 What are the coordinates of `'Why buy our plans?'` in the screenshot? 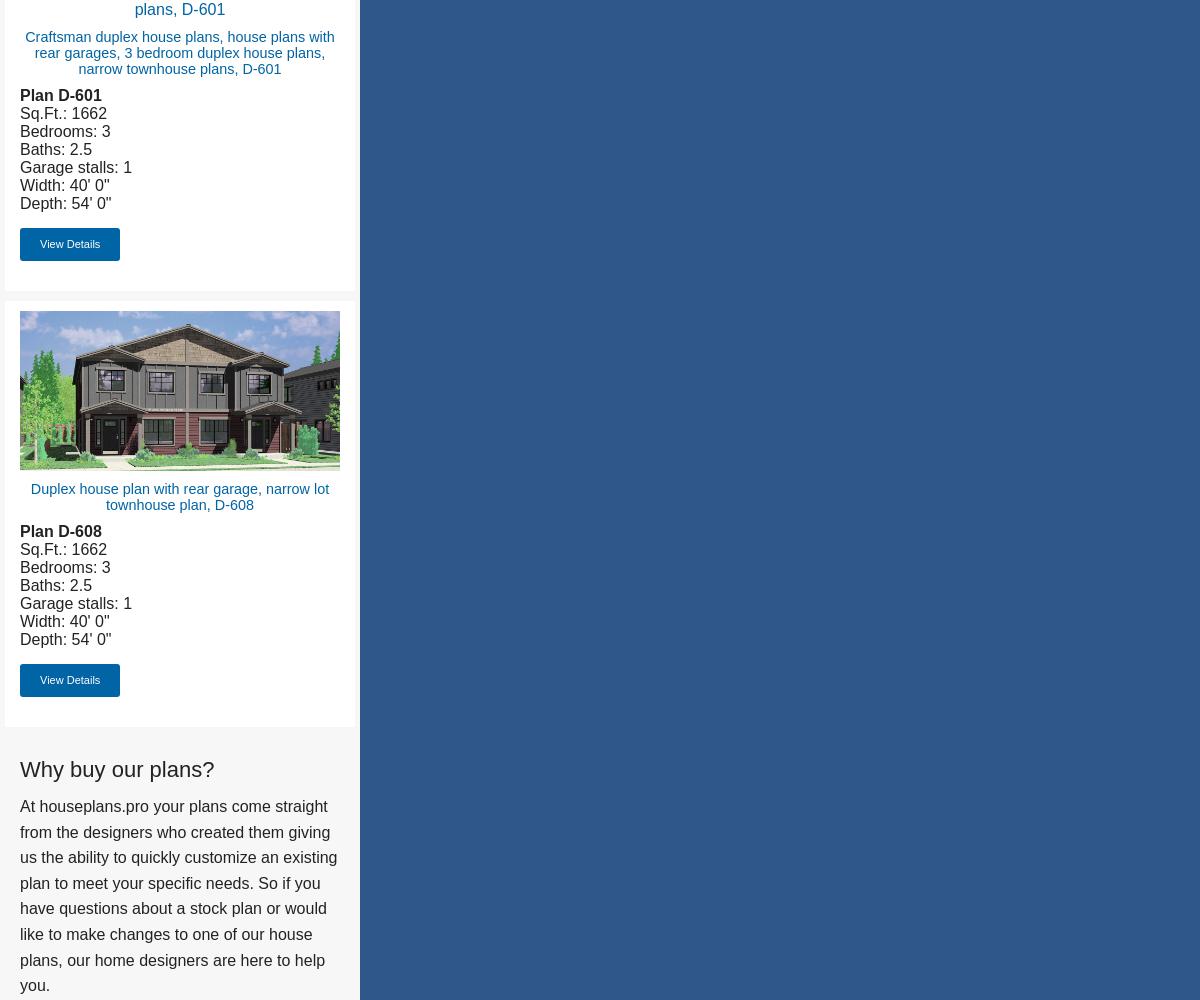 It's located at (117, 769).